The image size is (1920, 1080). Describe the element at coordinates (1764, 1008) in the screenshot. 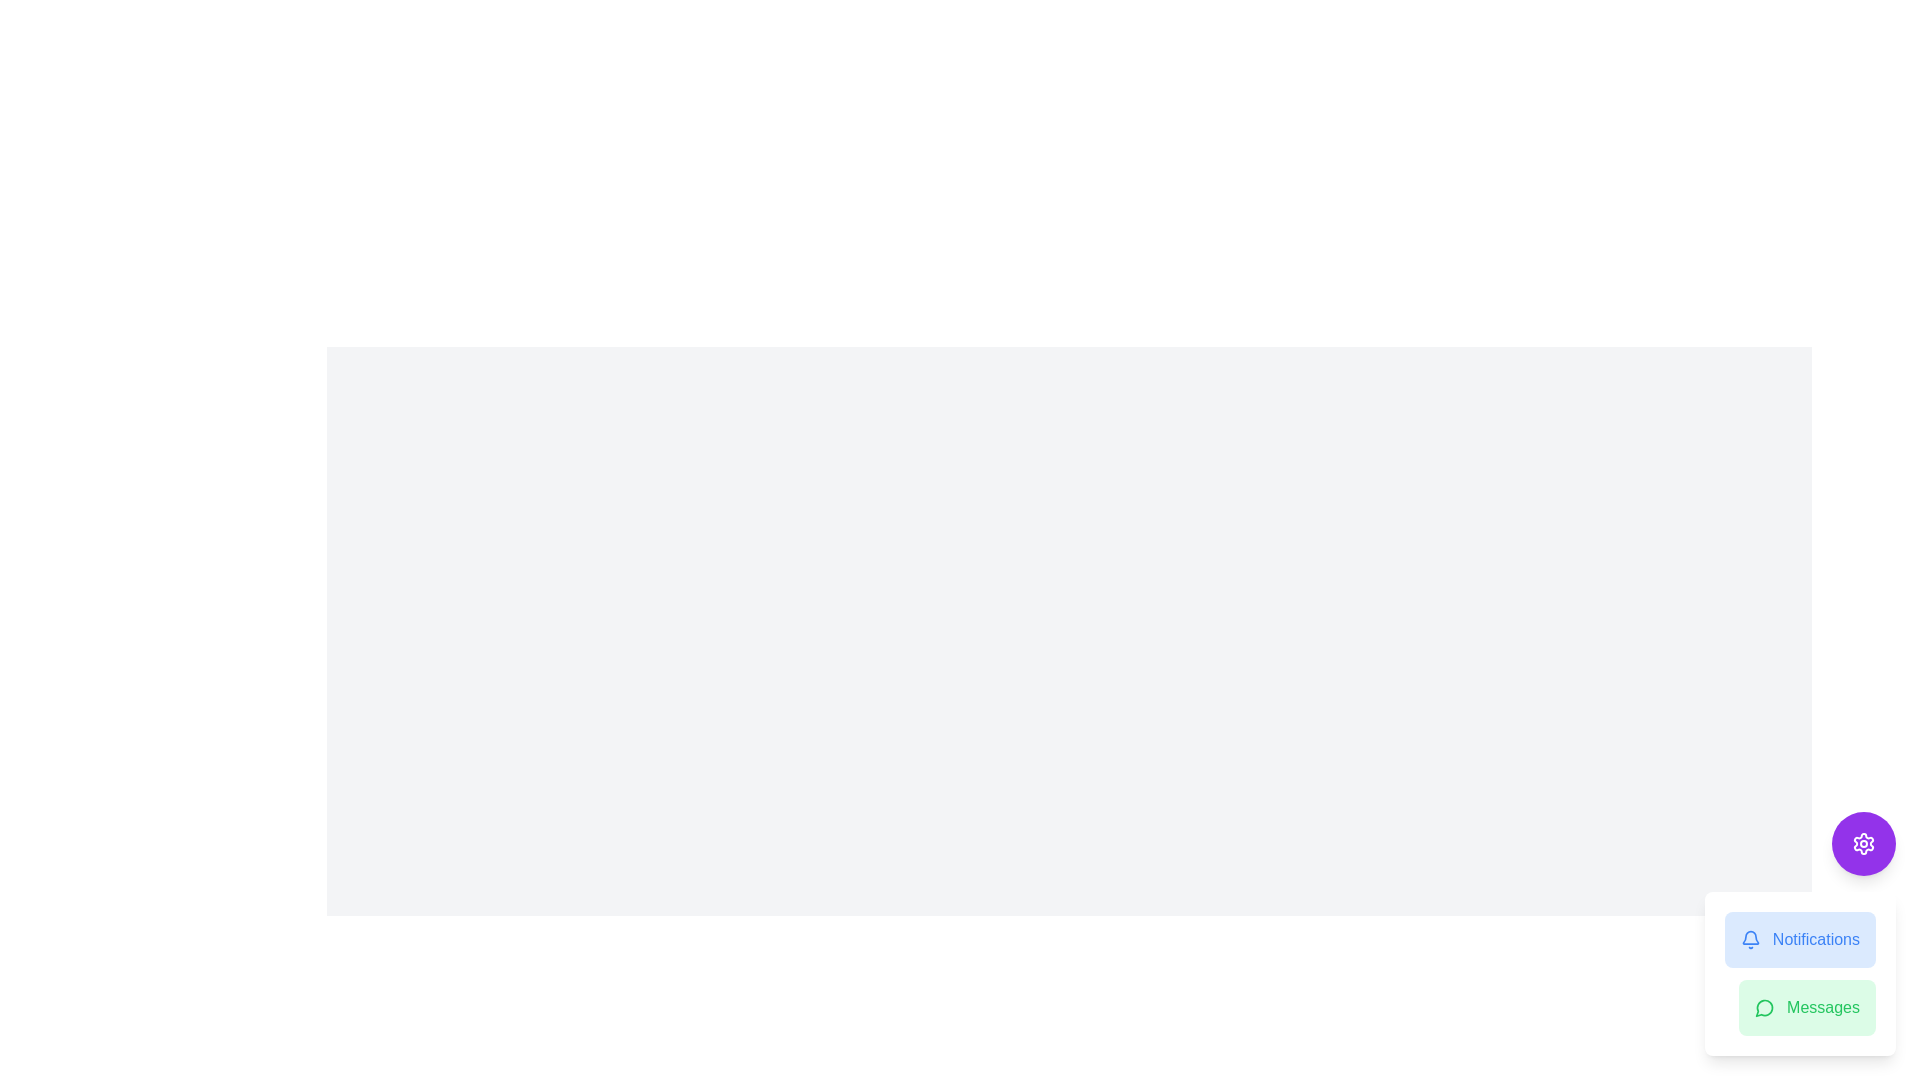

I see `the 'Messages' button, which is located in the bottom-right corner of the interface and contains an icon representing messaging functionality` at that location.